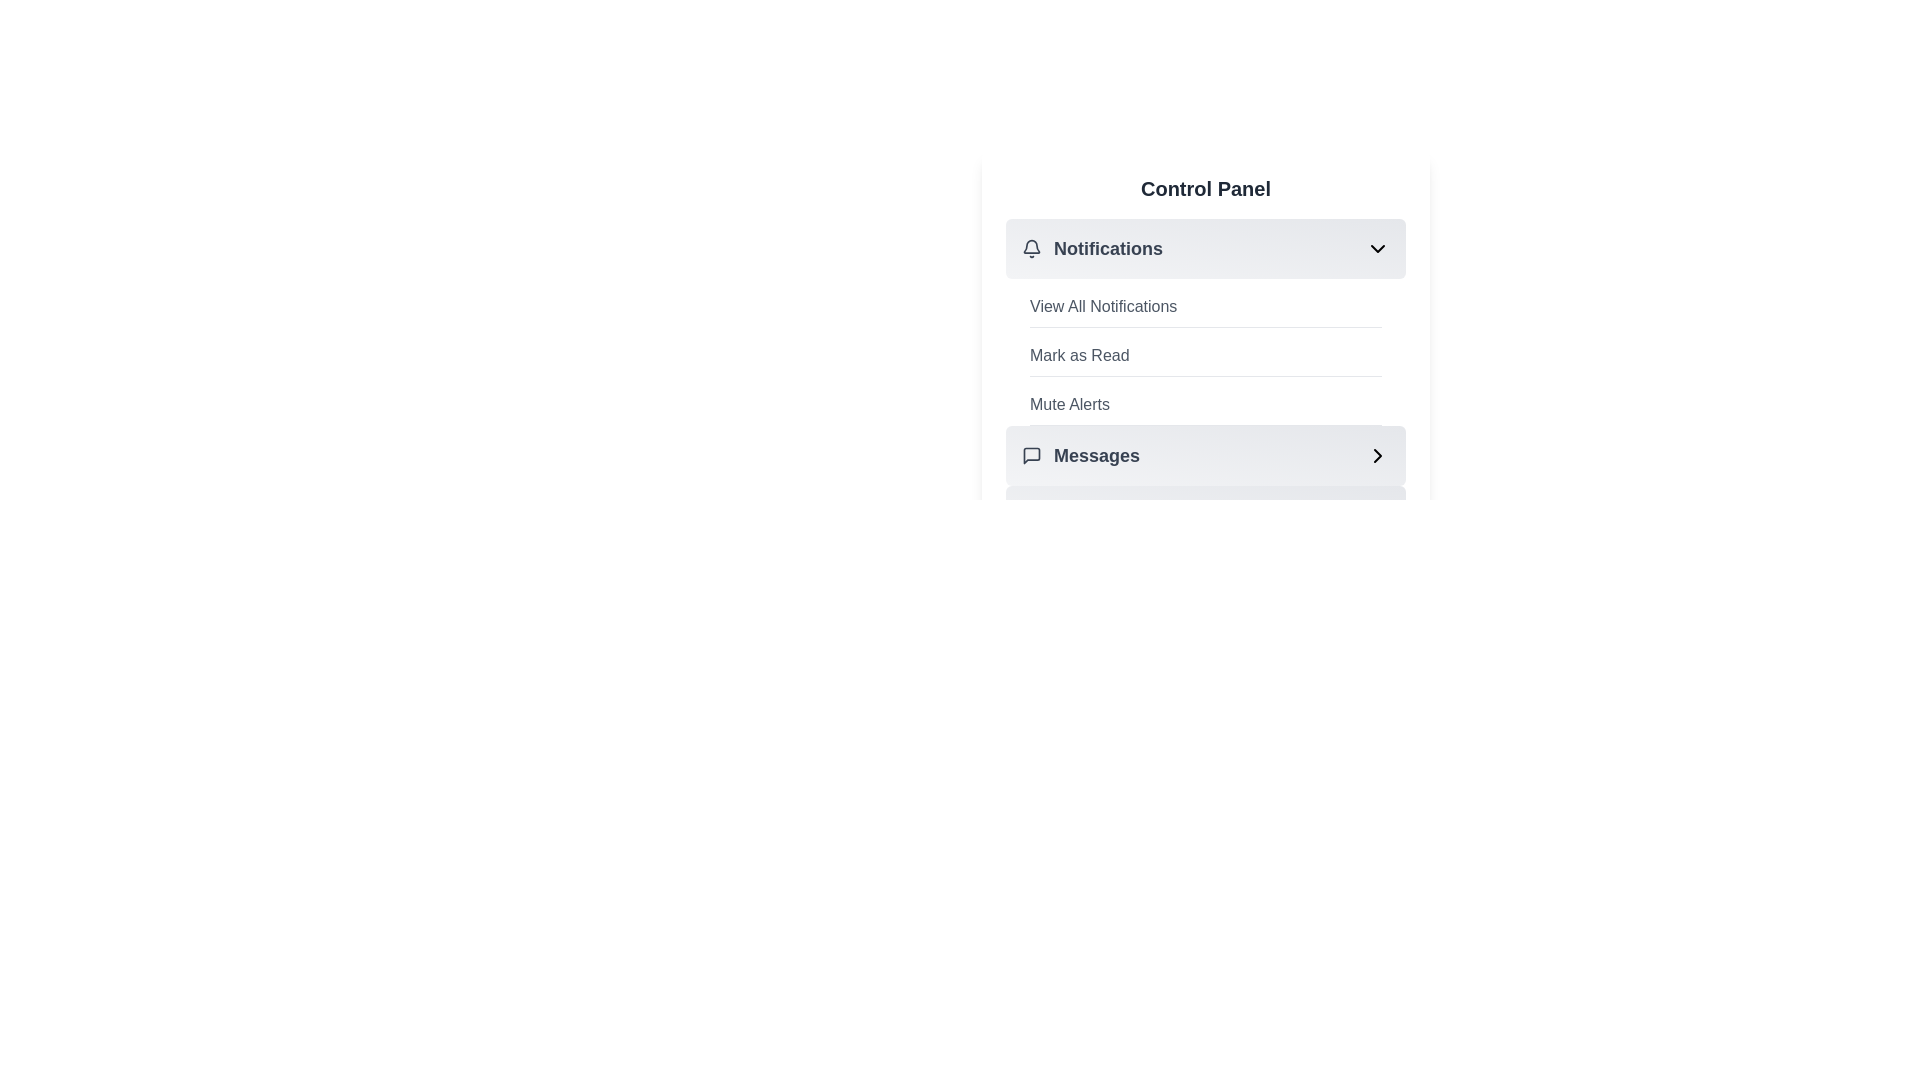  Describe the element at coordinates (1091, 248) in the screenshot. I see `the textual label that serves as a title for the notification section, located prominently to the left of a dropdown arrow icon` at that location.